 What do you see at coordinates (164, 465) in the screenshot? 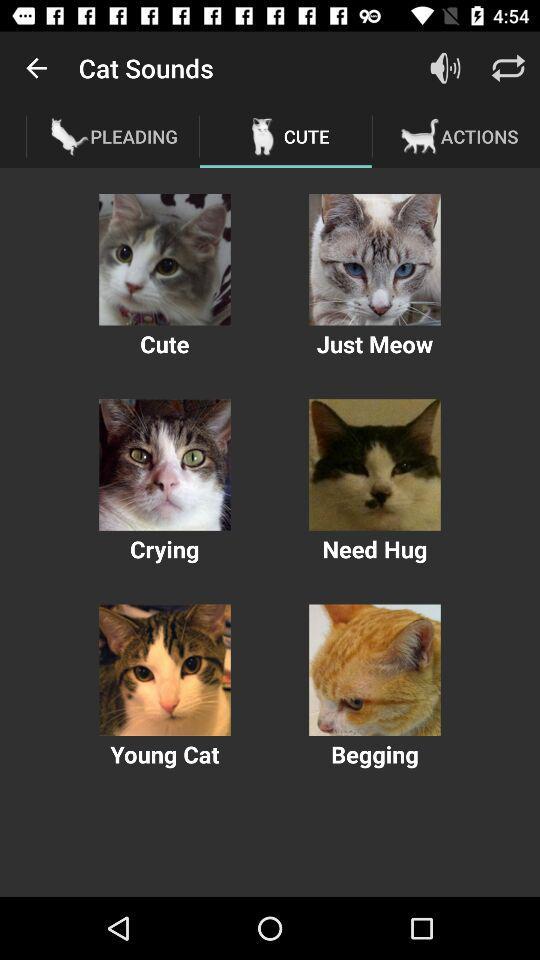
I see `animal image` at bounding box center [164, 465].